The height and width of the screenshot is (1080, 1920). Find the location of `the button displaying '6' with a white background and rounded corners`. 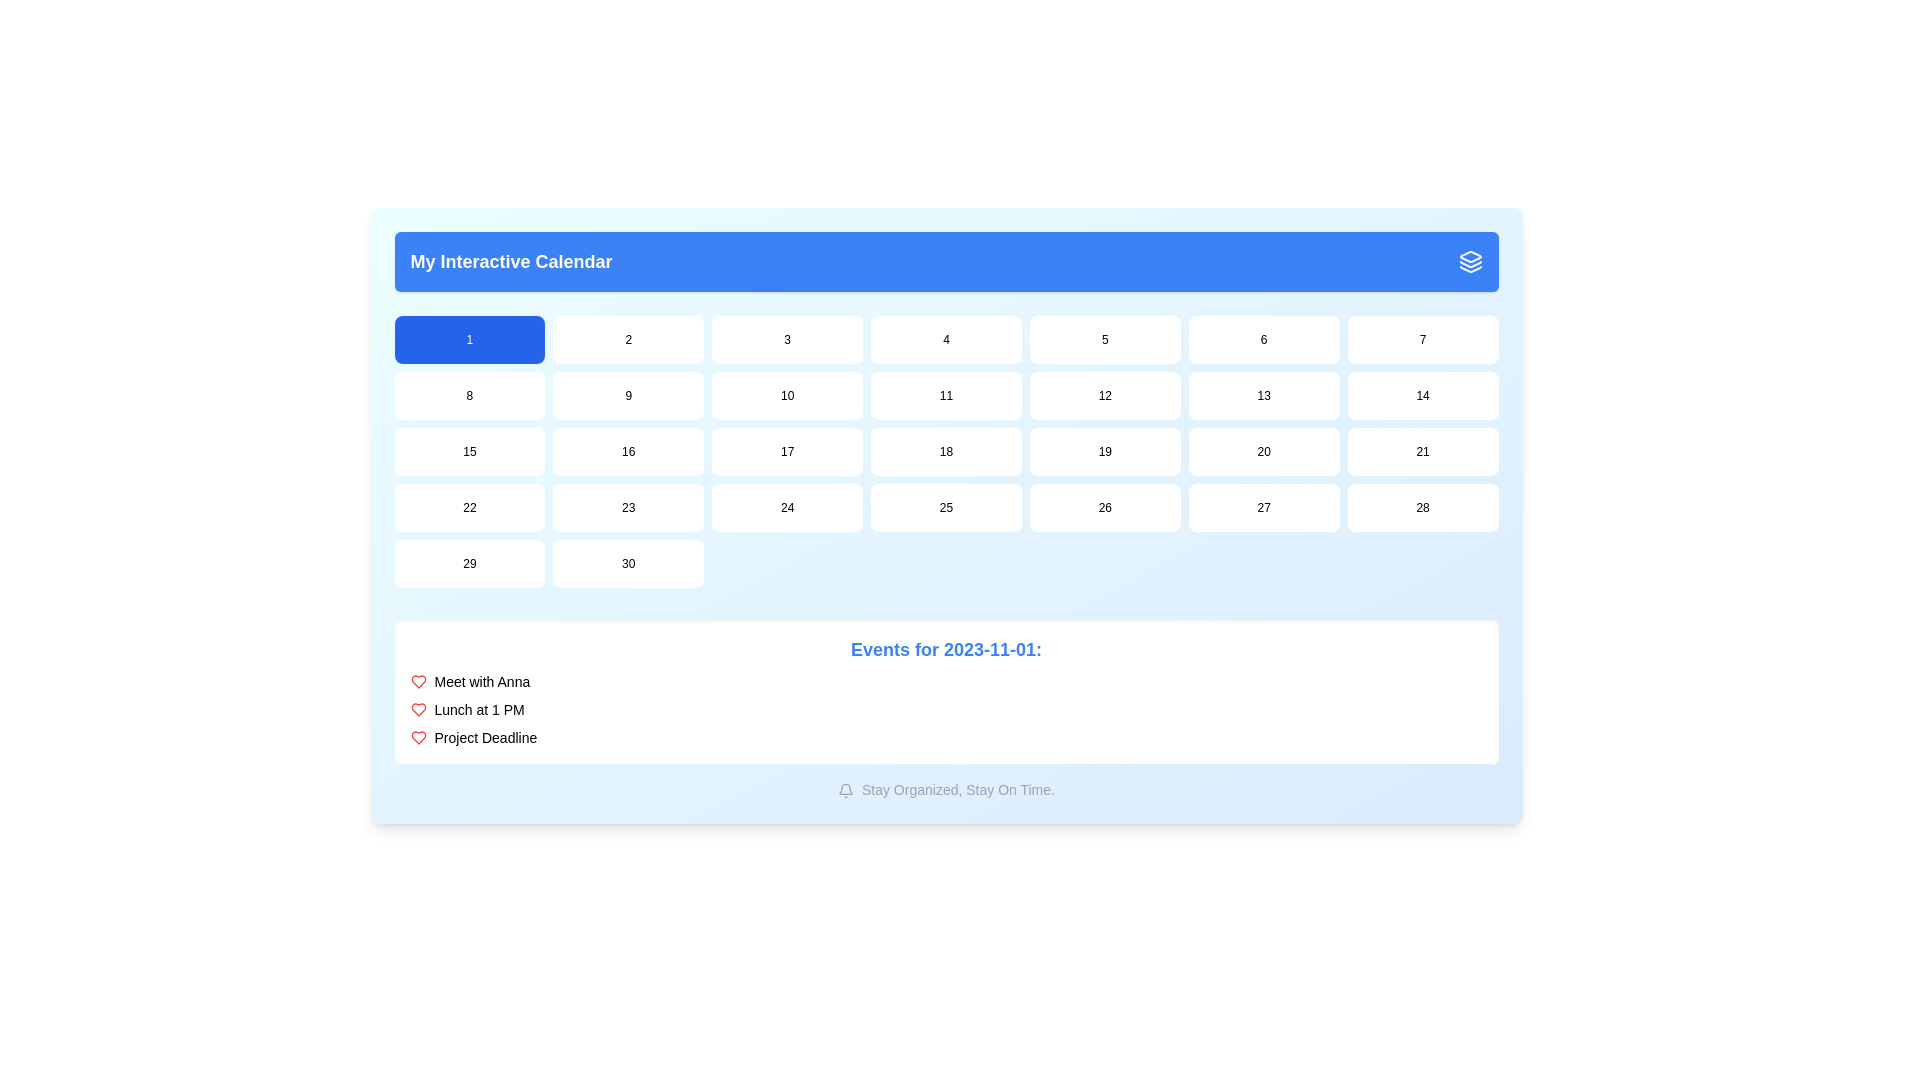

the button displaying '6' with a white background and rounded corners is located at coordinates (1263, 338).